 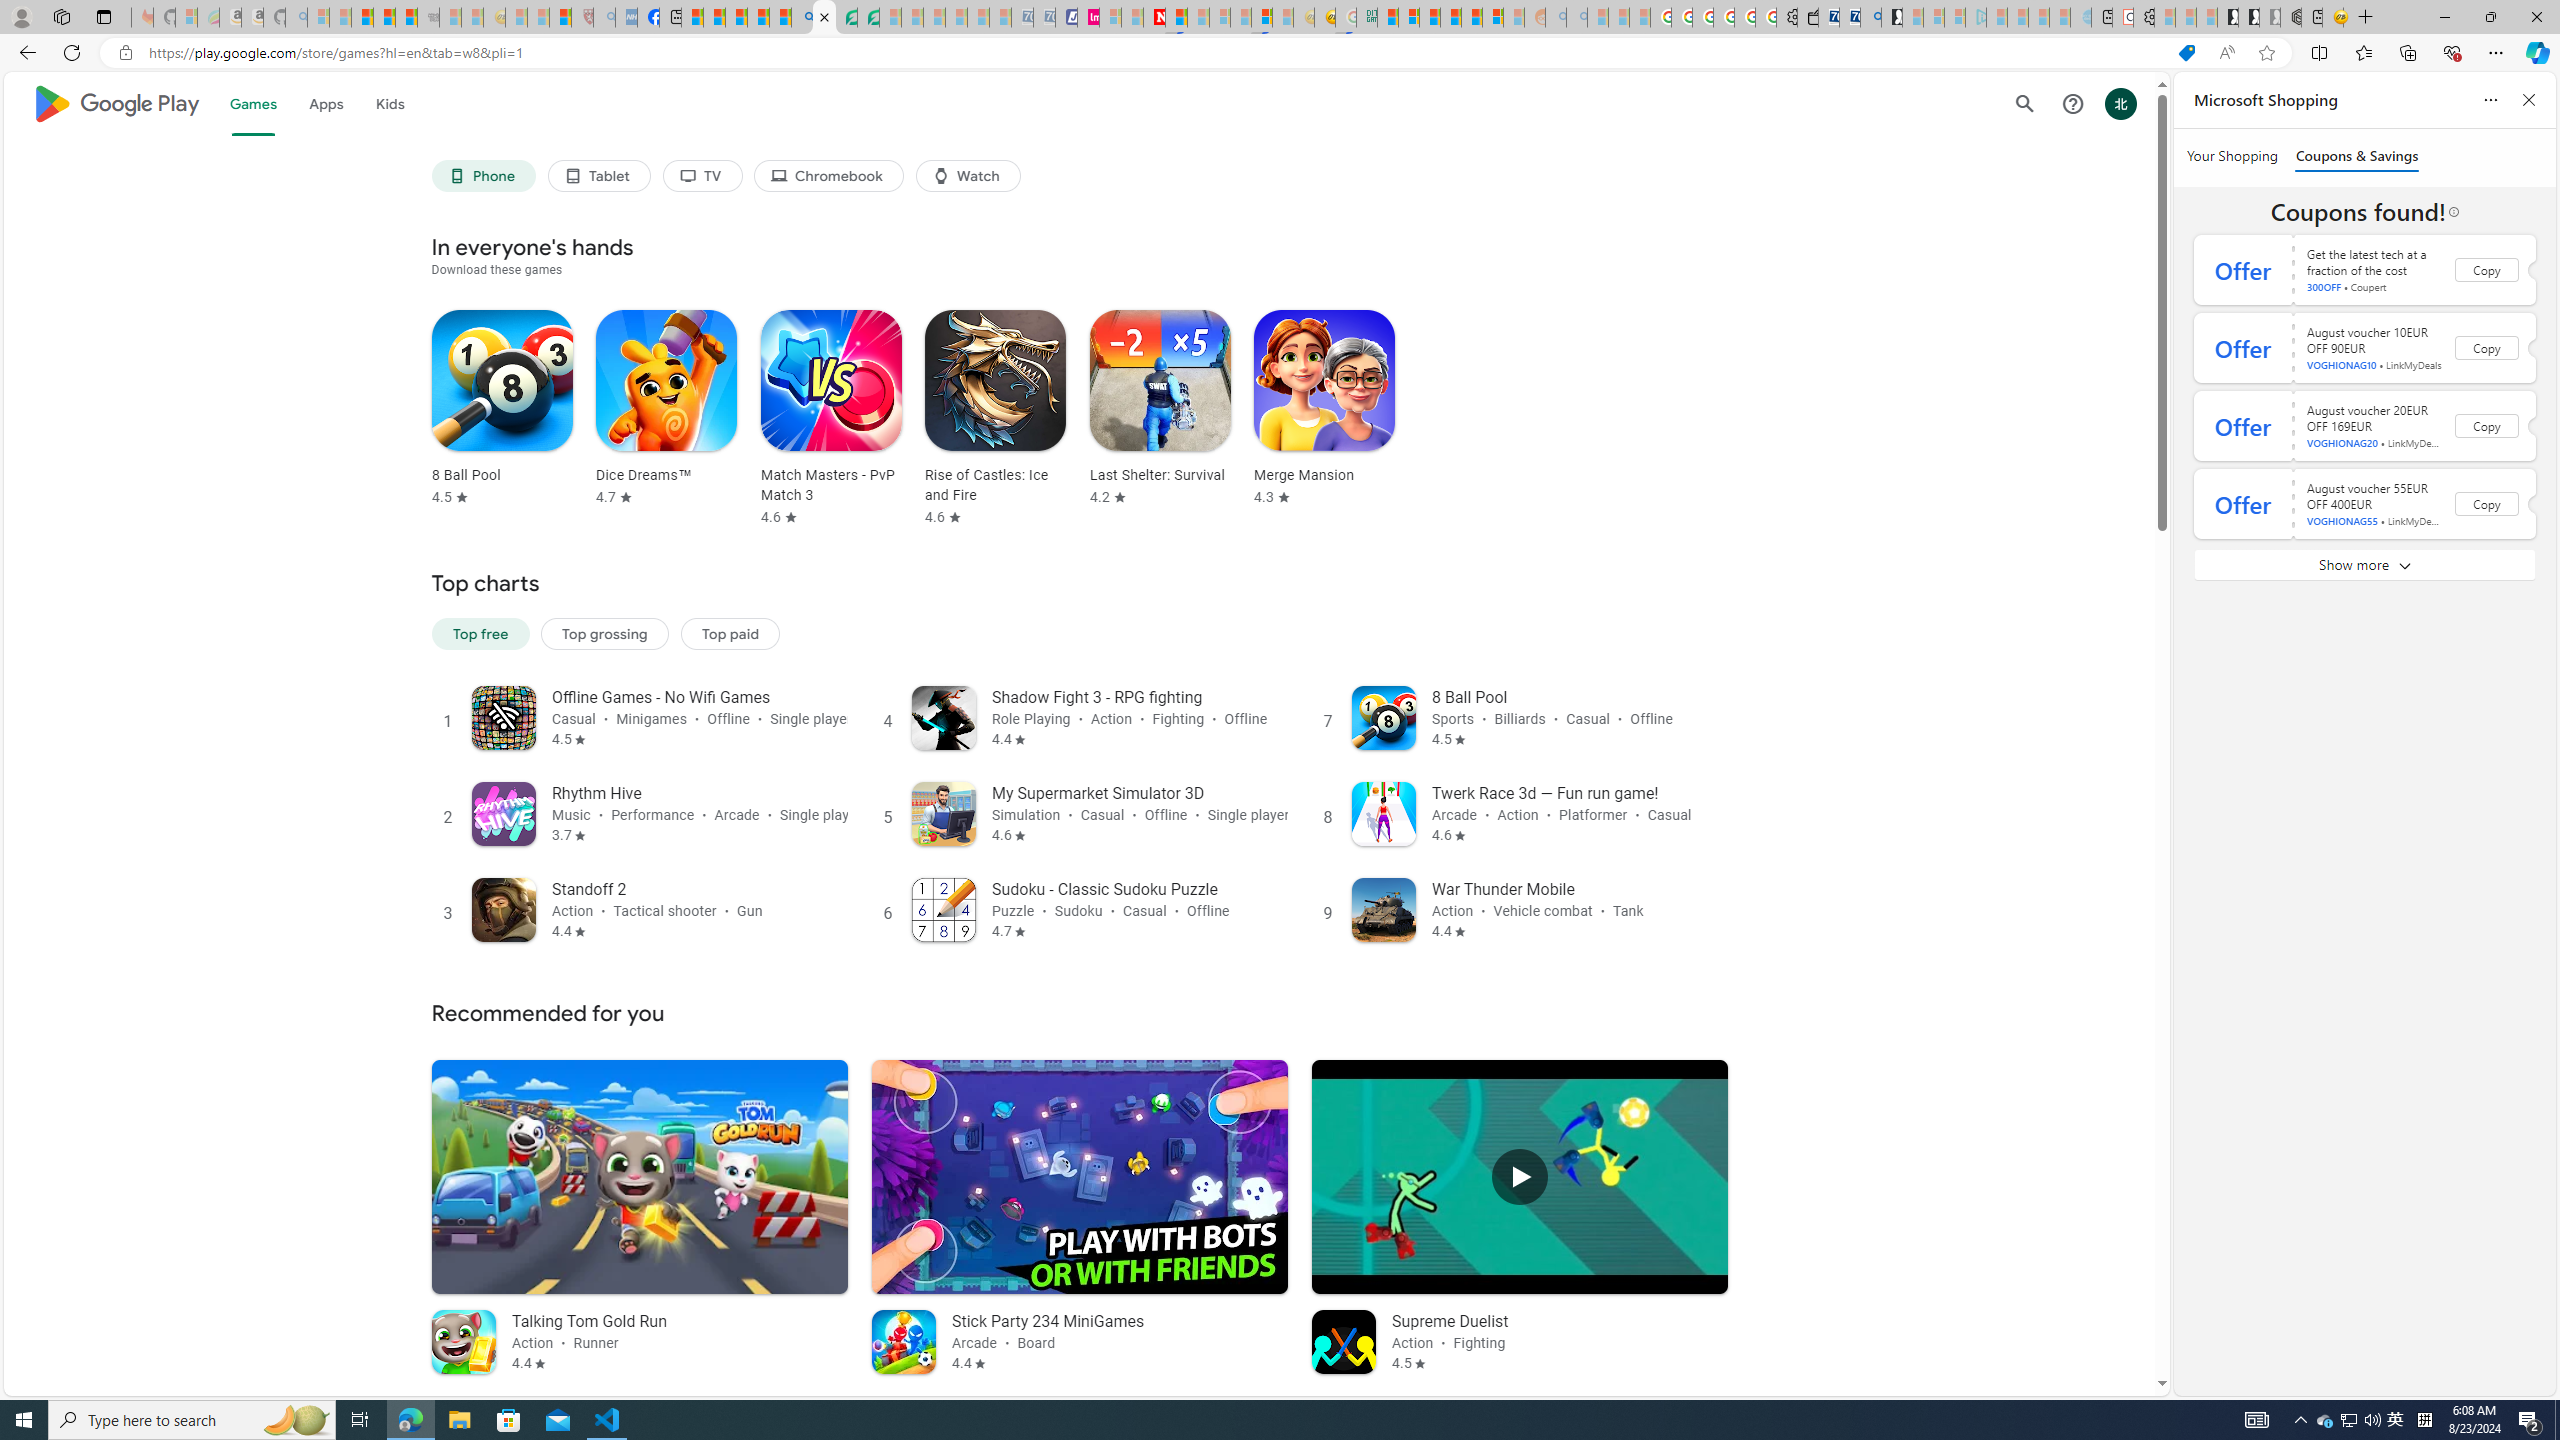 What do you see at coordinates (1153, 16) in the screenshot?
I see `'Latest Politics News & Archive | Newsweek.com'` at bounding box center [1153, 16].